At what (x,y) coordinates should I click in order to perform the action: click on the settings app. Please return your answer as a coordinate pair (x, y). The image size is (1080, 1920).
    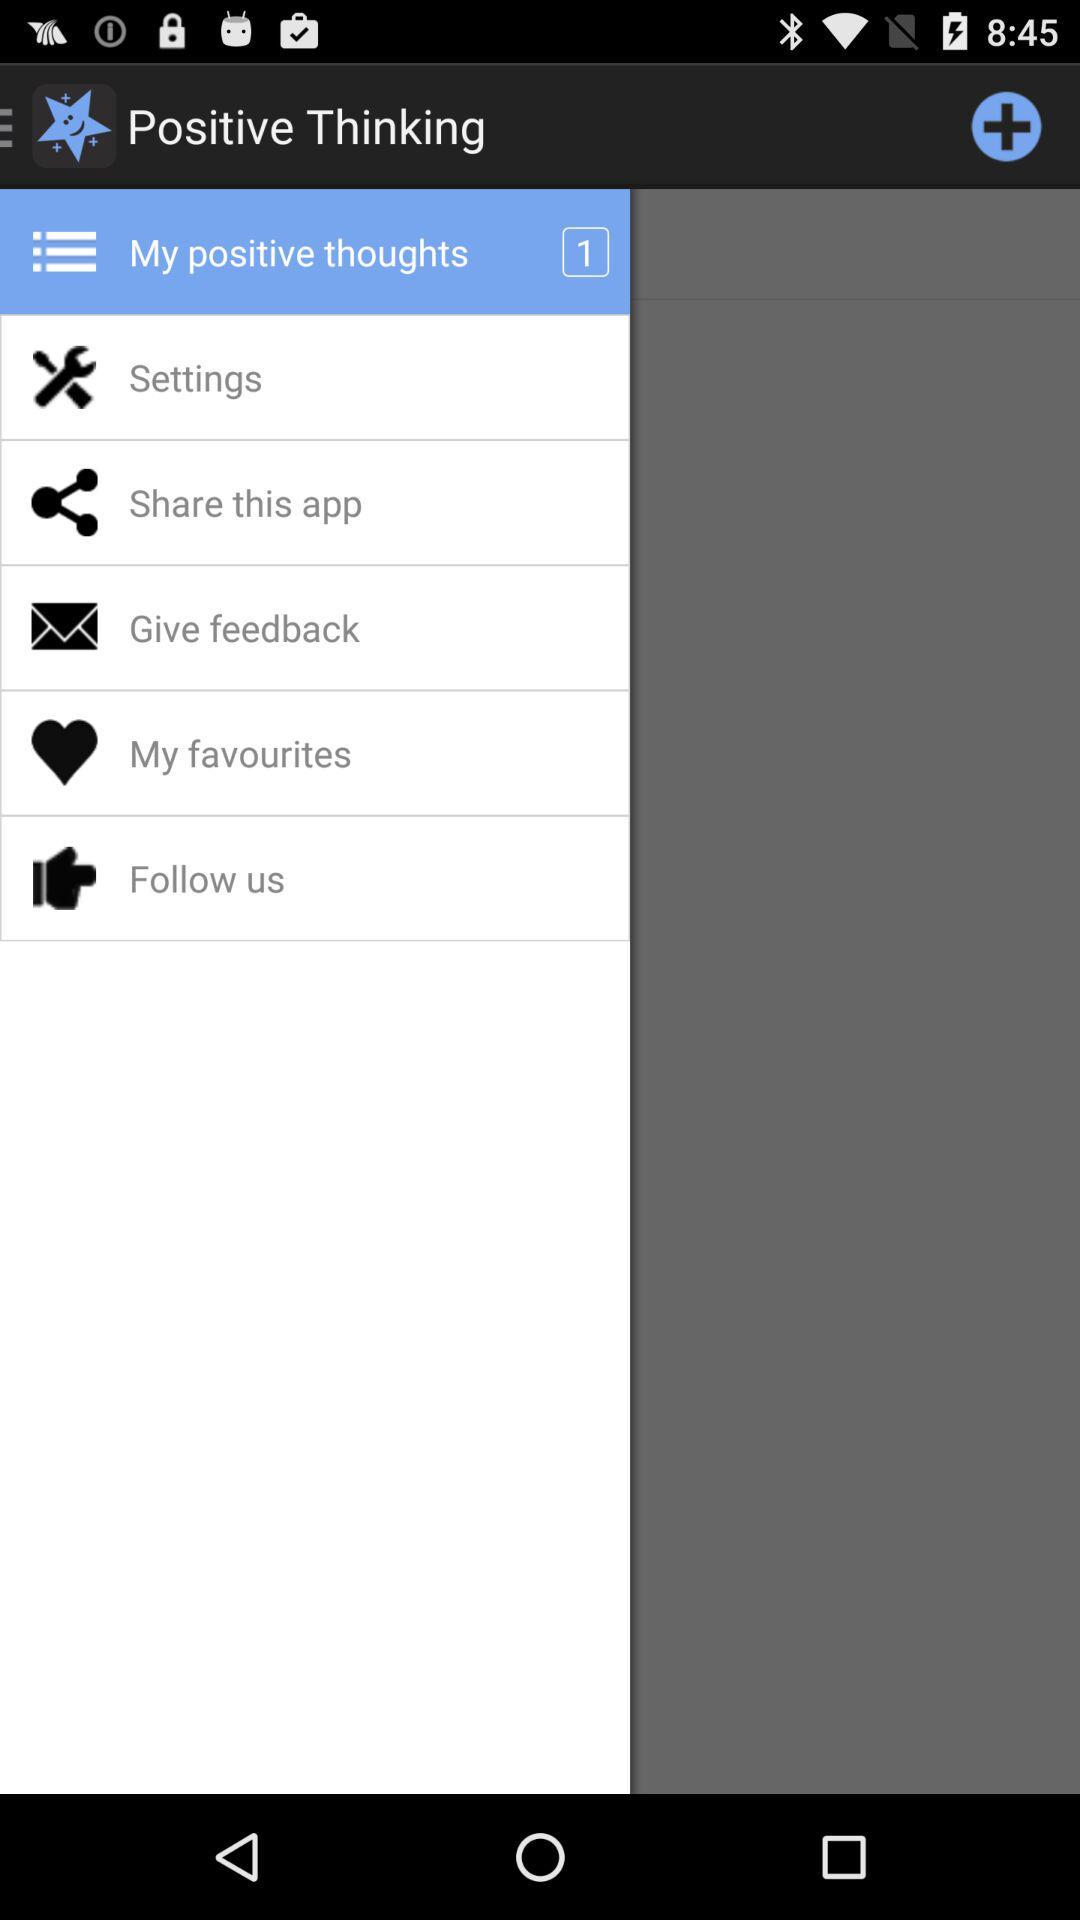
    Looking at the image, I should click on (247, 377).